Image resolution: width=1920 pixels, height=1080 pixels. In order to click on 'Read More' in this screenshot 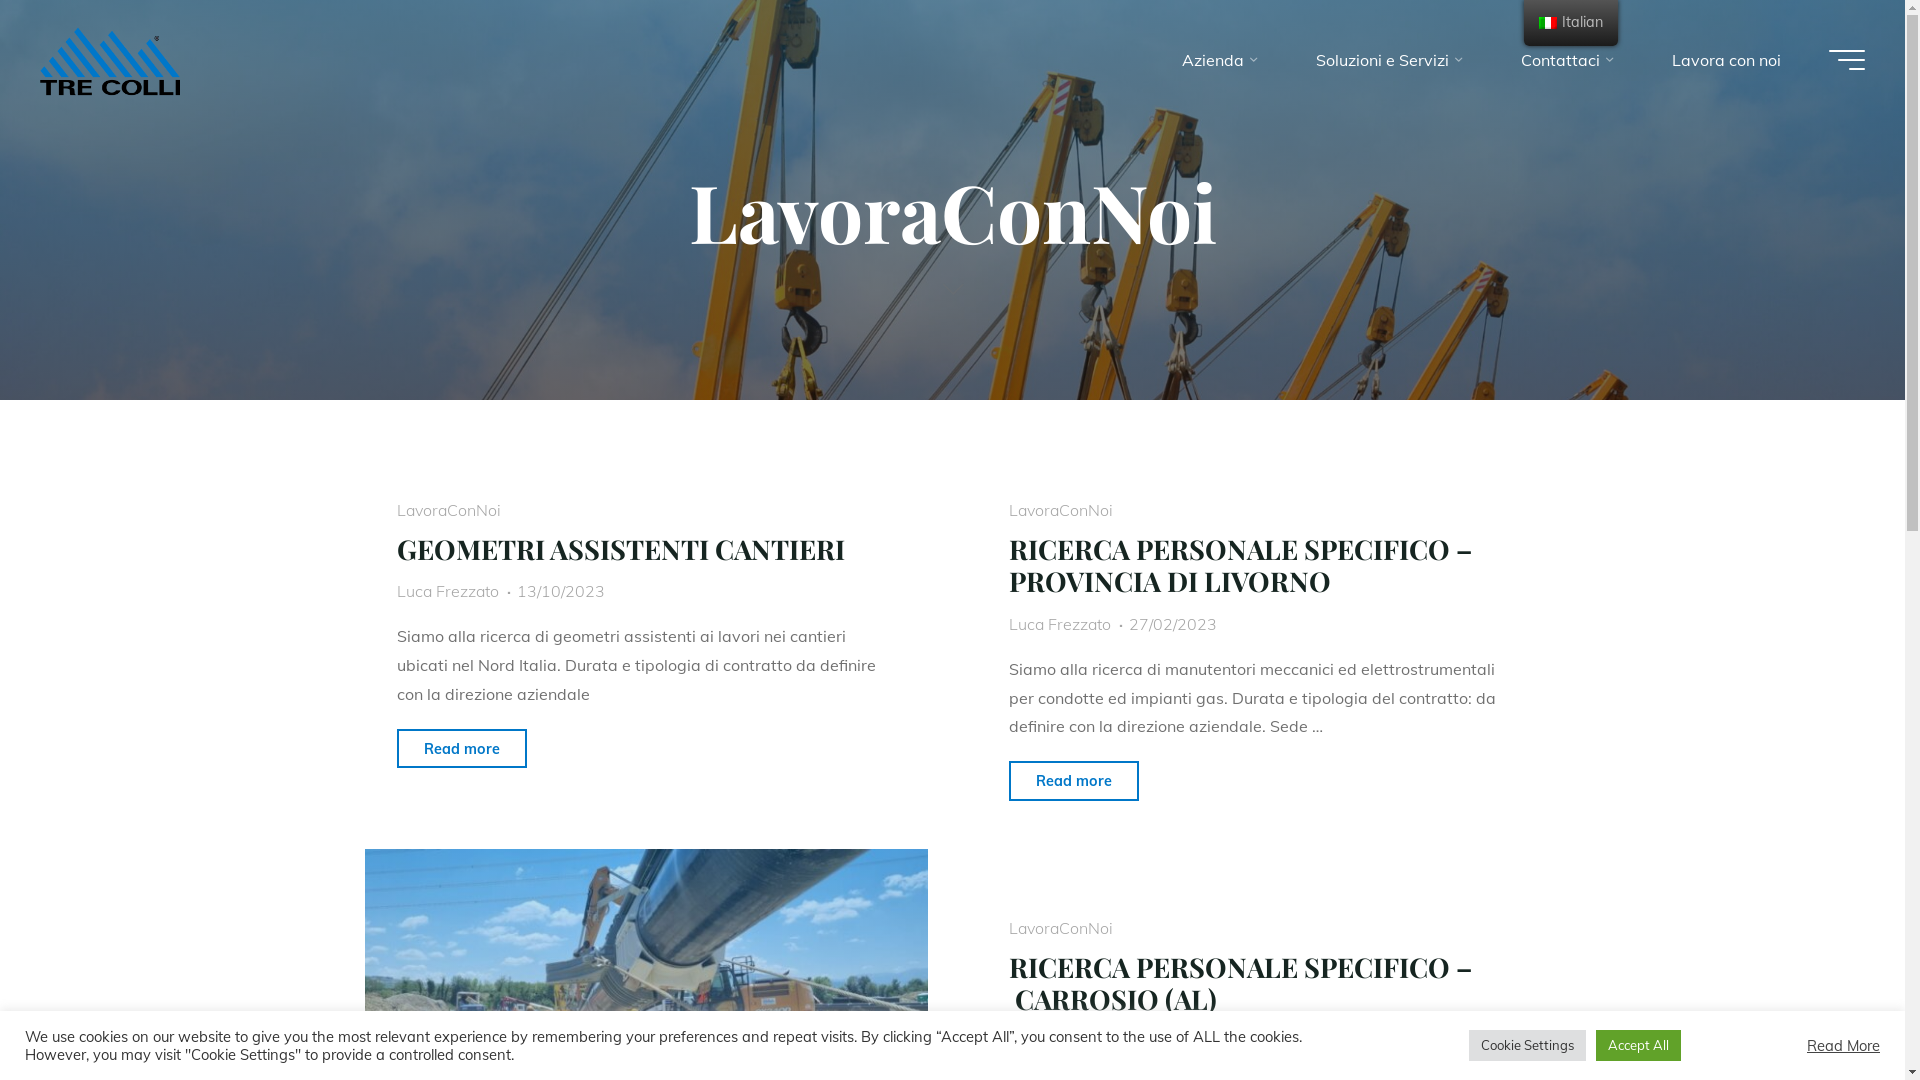, I will do `click(1842, 1044)`.